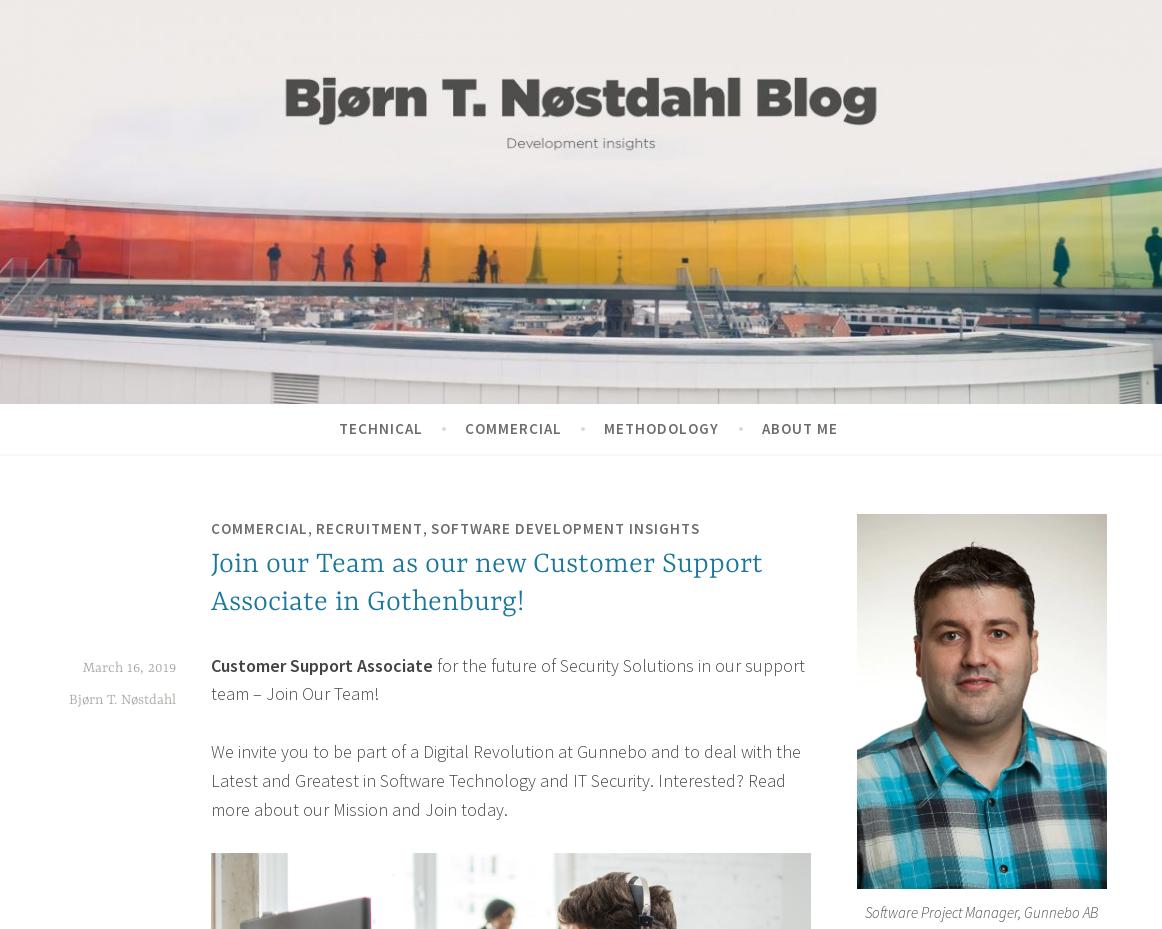  I want to click on 'Software Project Manager, Gunnebo AB', so click(981, 911).